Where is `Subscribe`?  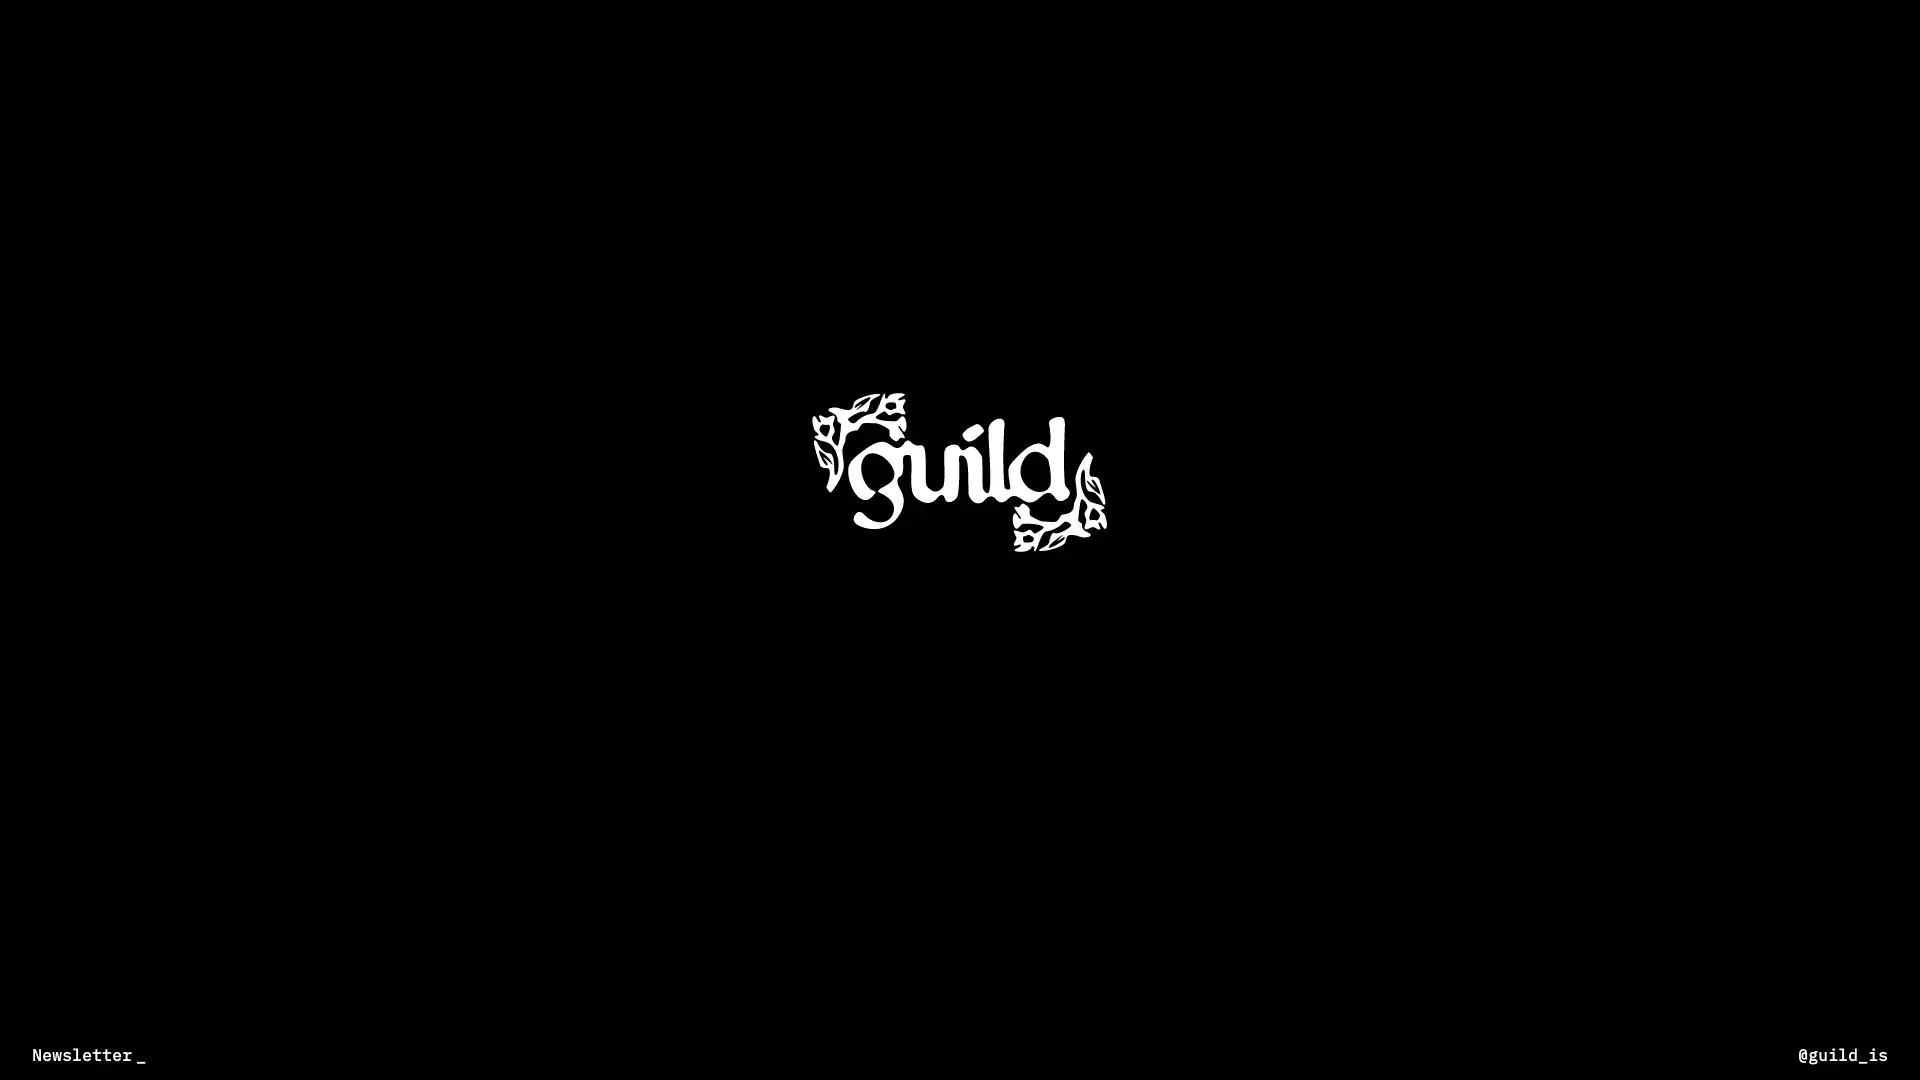 Subscribe is located at coordinates (430, 1053).